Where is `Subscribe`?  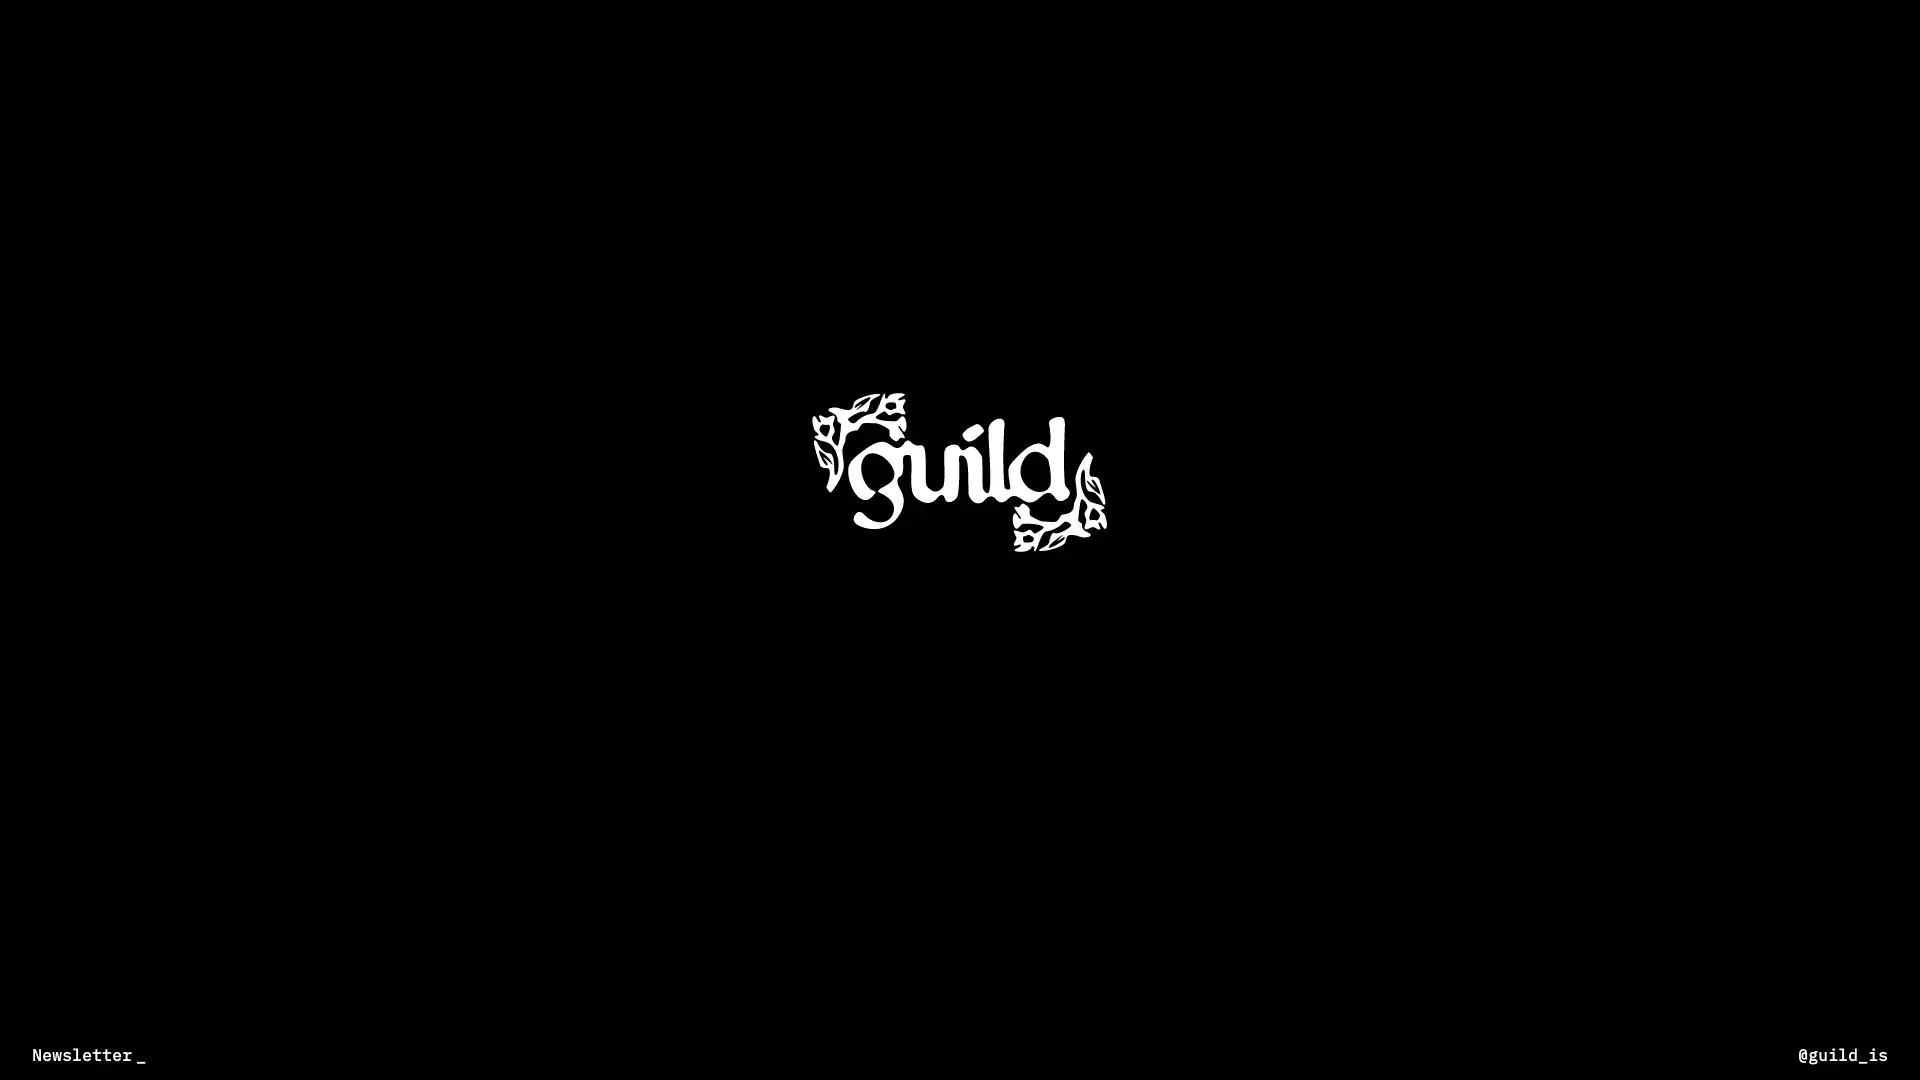 Subscribe is located at coordinates (430, 1053).